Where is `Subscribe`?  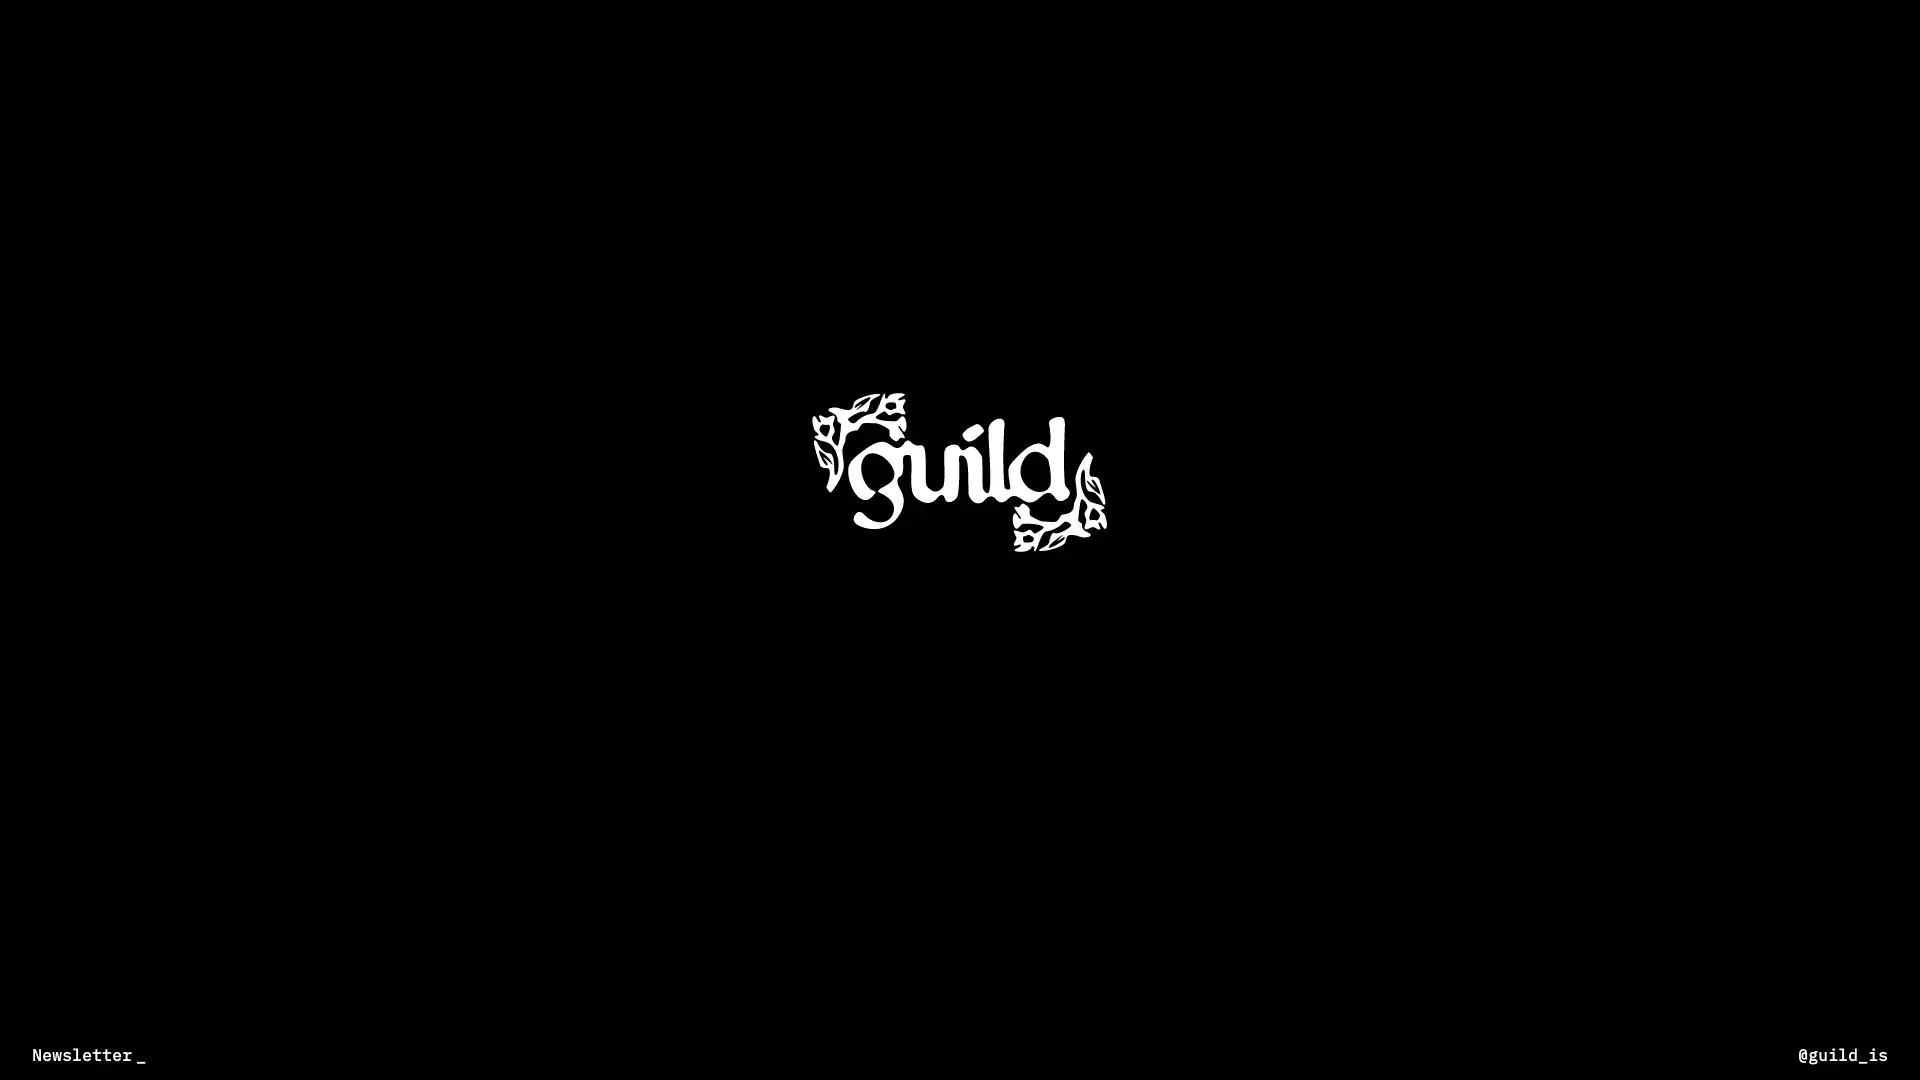 Subscribe is located at coordinates (430, 1053).